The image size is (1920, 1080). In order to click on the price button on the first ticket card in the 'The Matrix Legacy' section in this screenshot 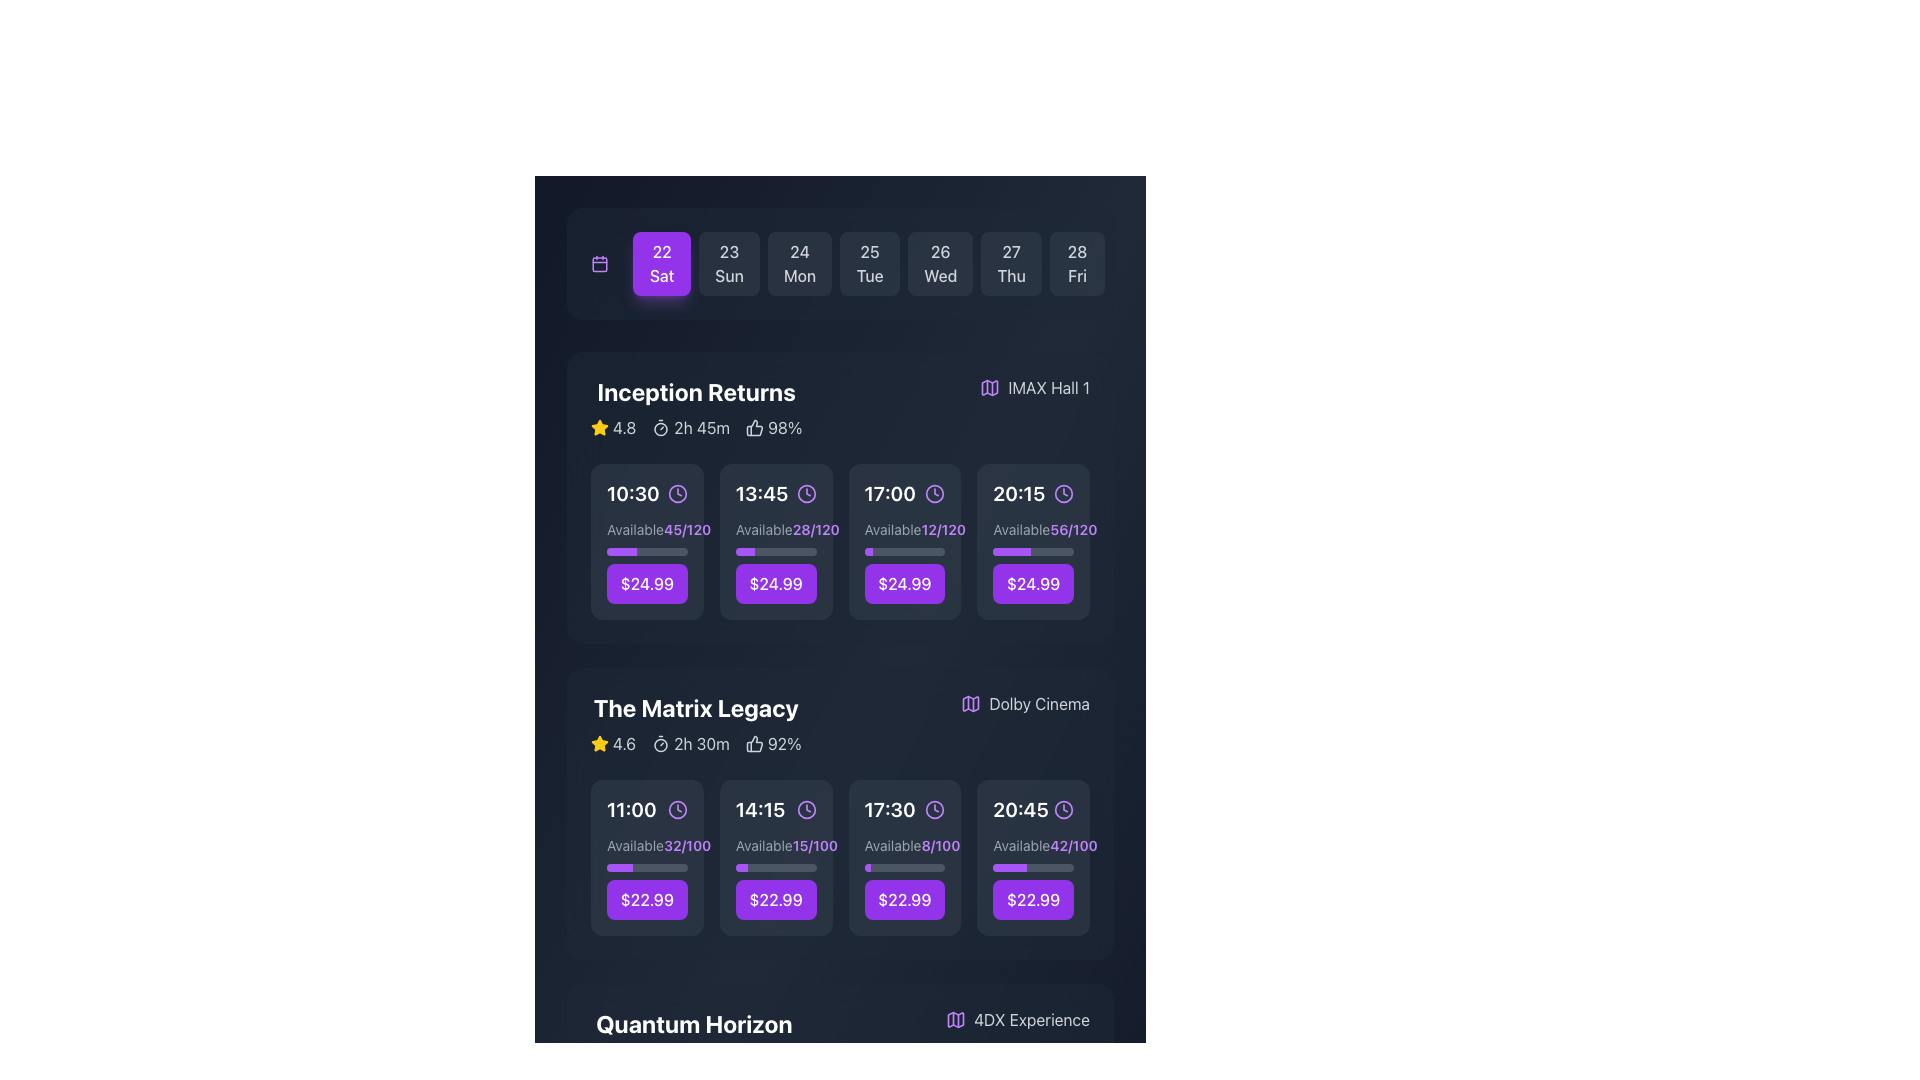, I will do `click(647, 856)`.